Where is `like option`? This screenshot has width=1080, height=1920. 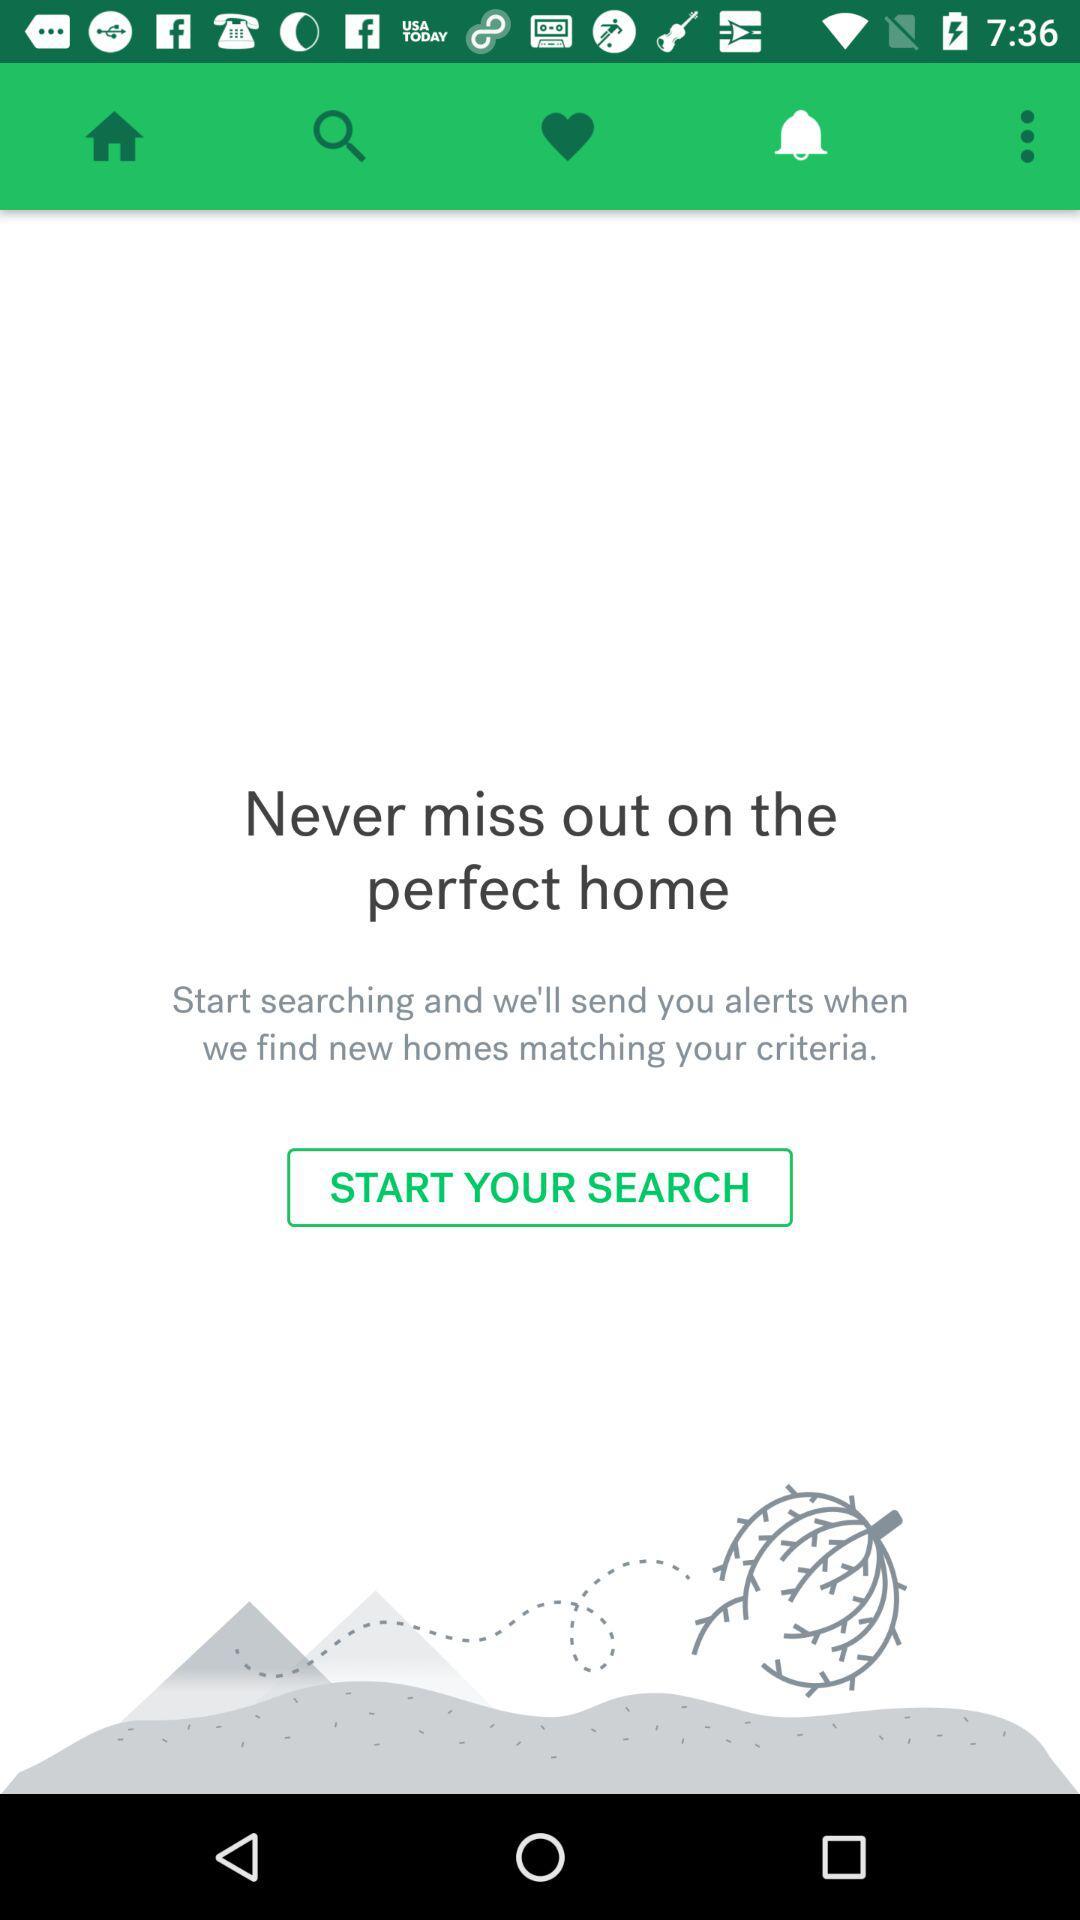
like option is located at coordinates (567, 135).